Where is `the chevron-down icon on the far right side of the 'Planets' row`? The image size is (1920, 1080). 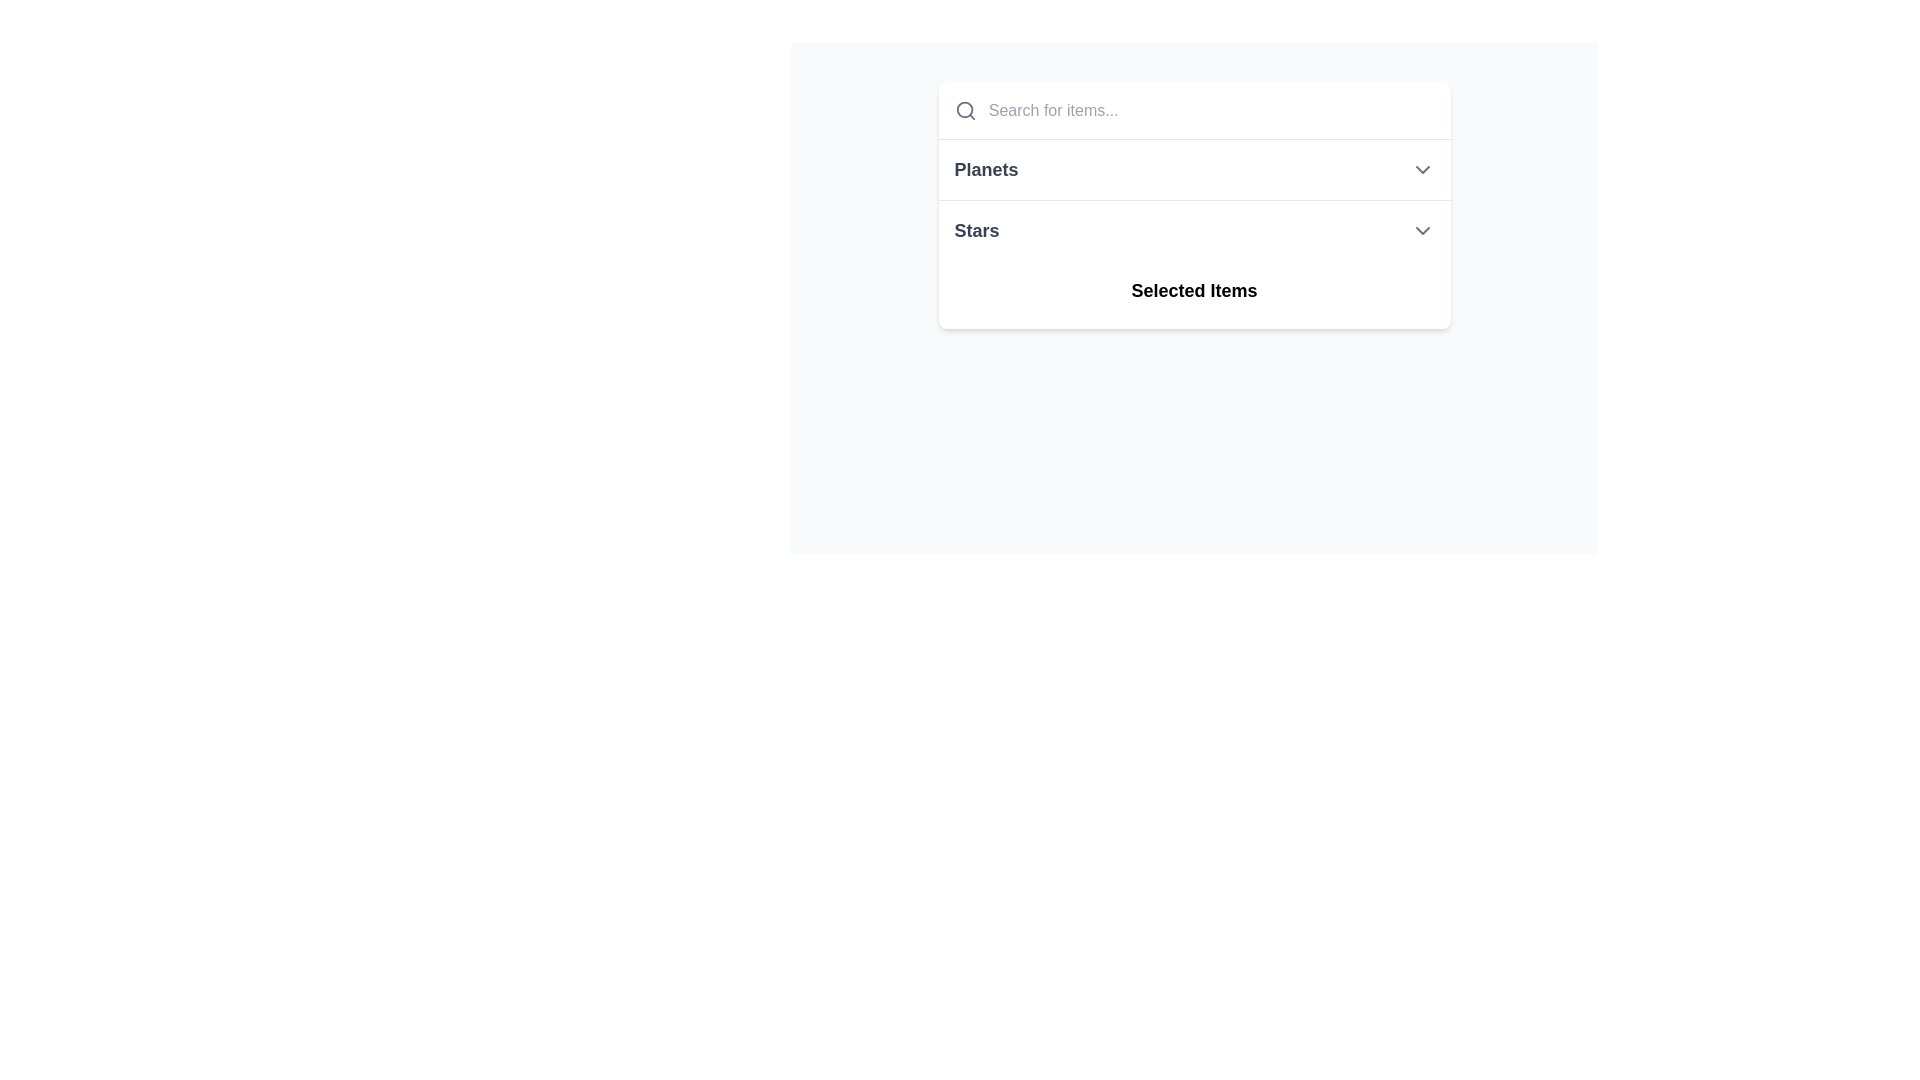
the chevron-down icon on the far right side of the 'Planets' row is located at coordinates (1421, 168).